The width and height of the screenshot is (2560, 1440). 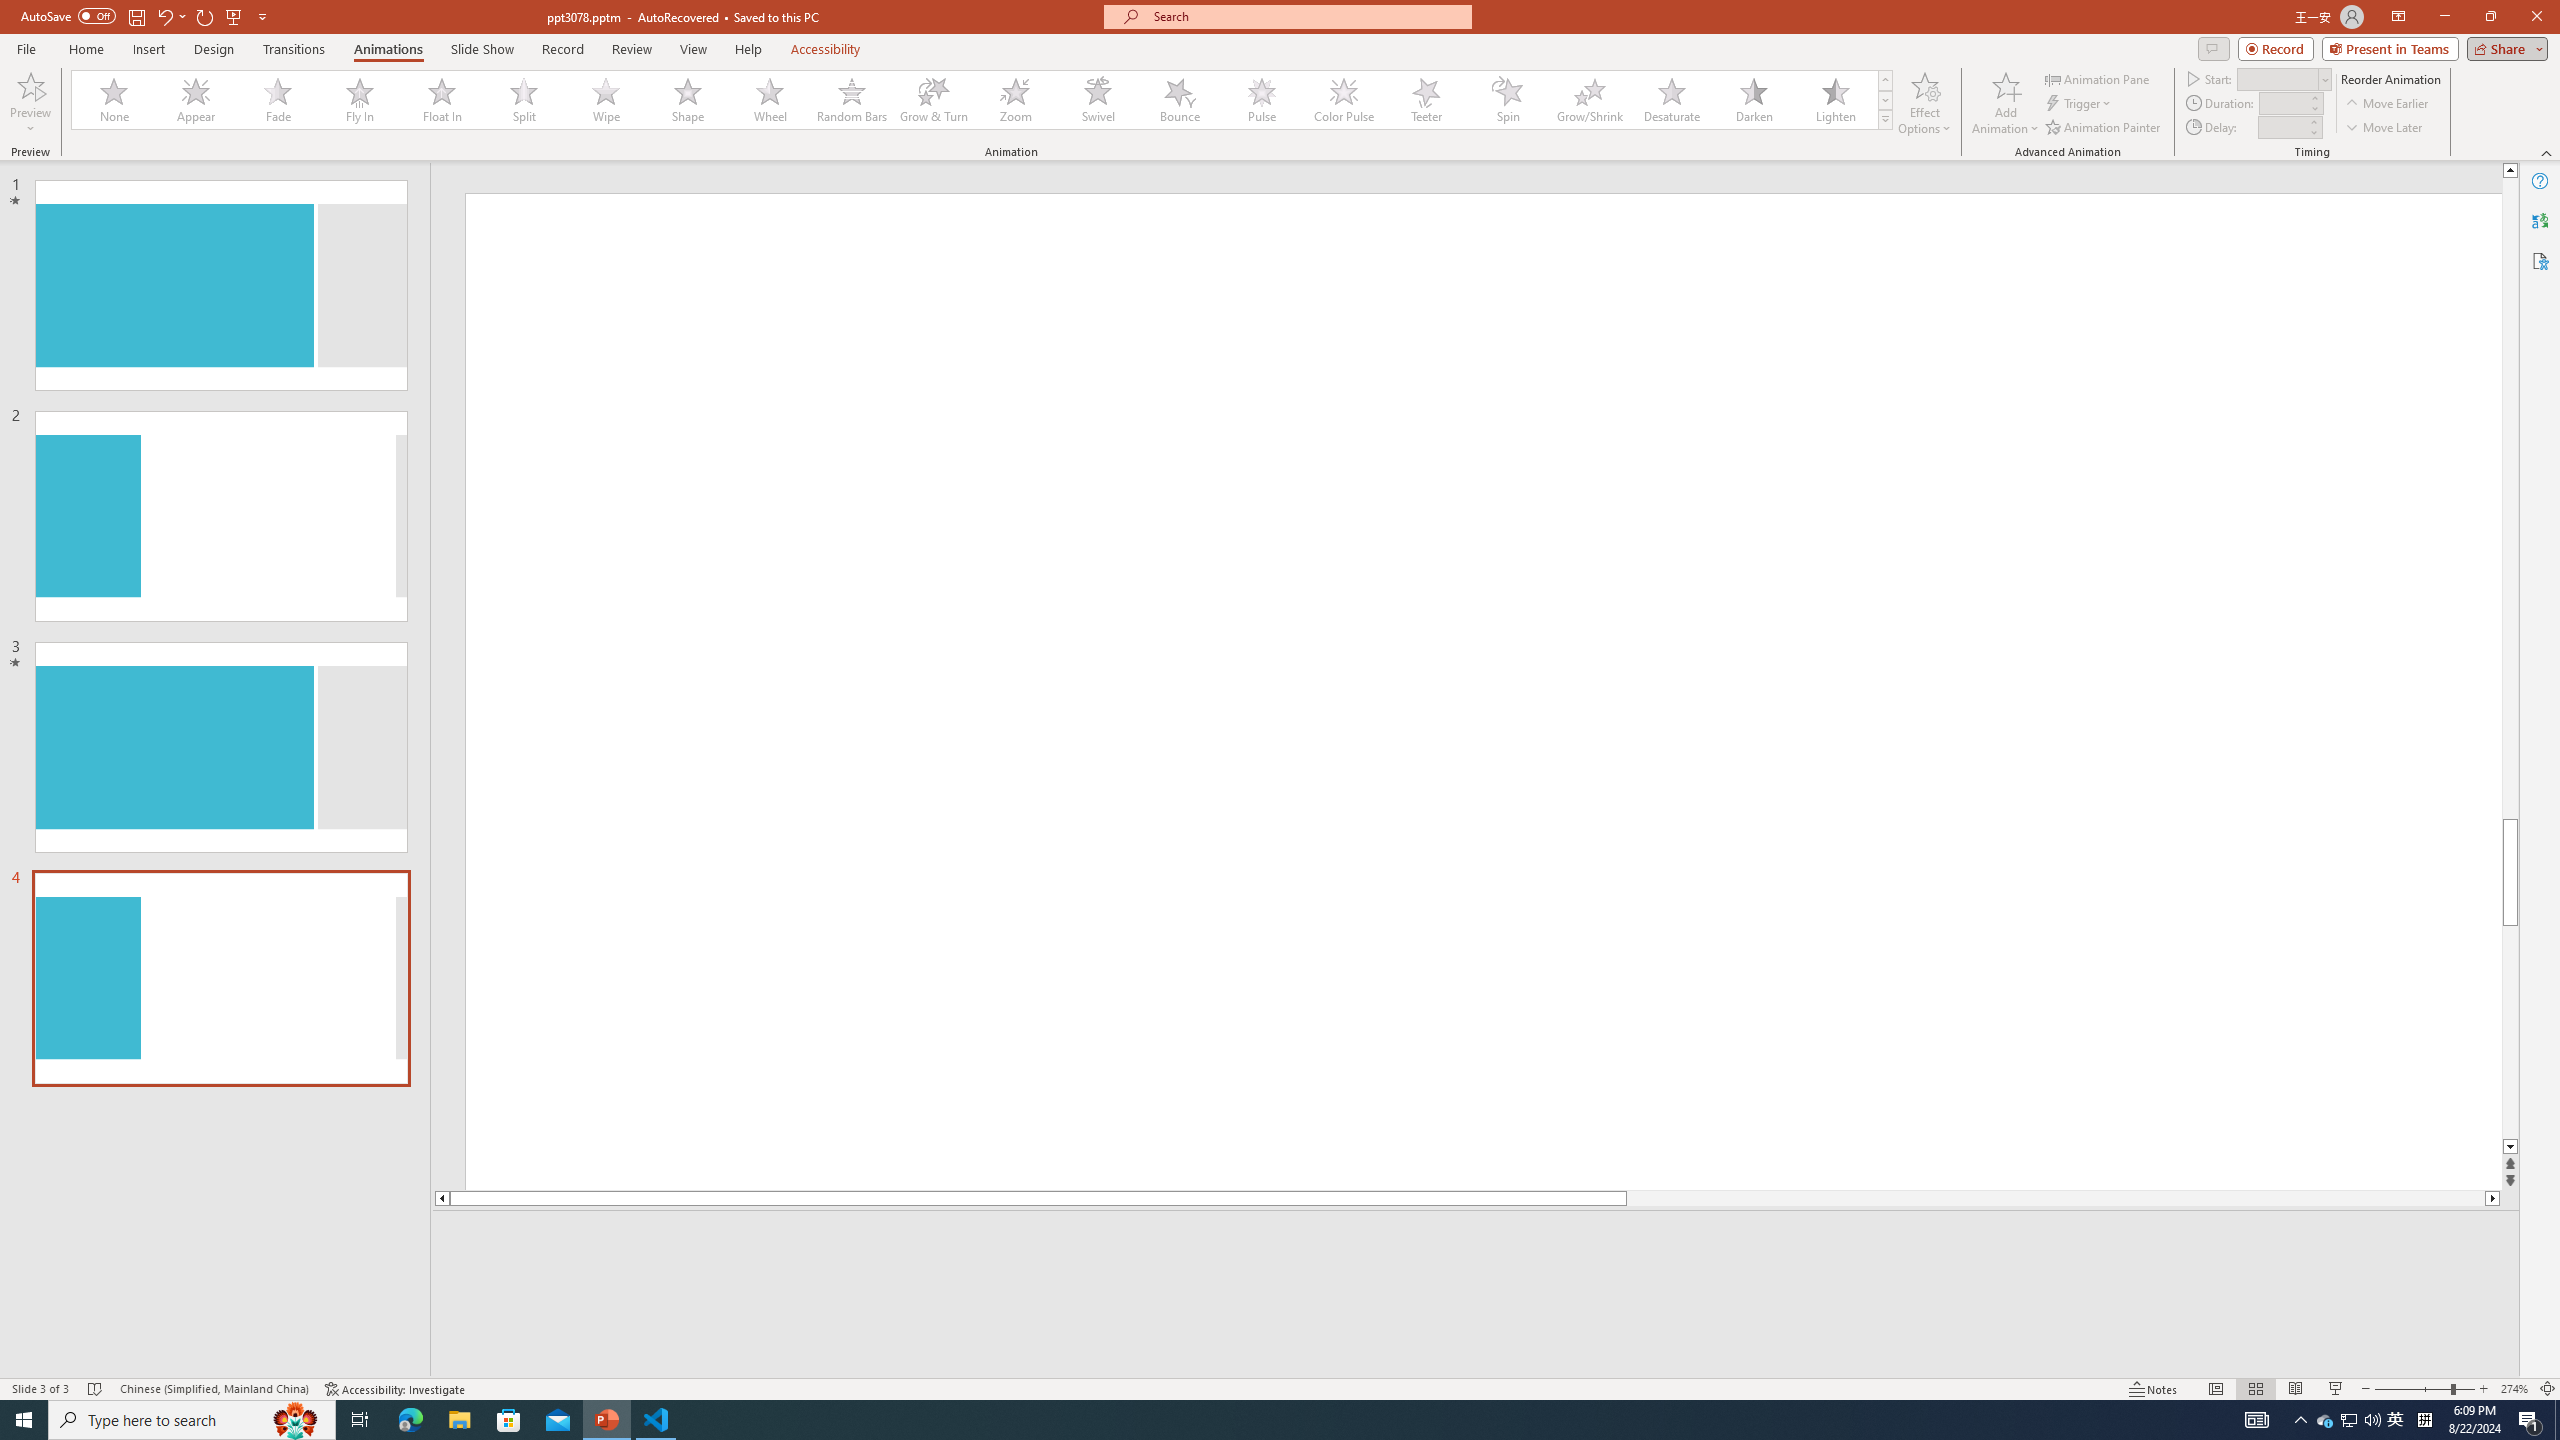 I want to click on 'Zoom 274%', so click(x=2515, y=1389).